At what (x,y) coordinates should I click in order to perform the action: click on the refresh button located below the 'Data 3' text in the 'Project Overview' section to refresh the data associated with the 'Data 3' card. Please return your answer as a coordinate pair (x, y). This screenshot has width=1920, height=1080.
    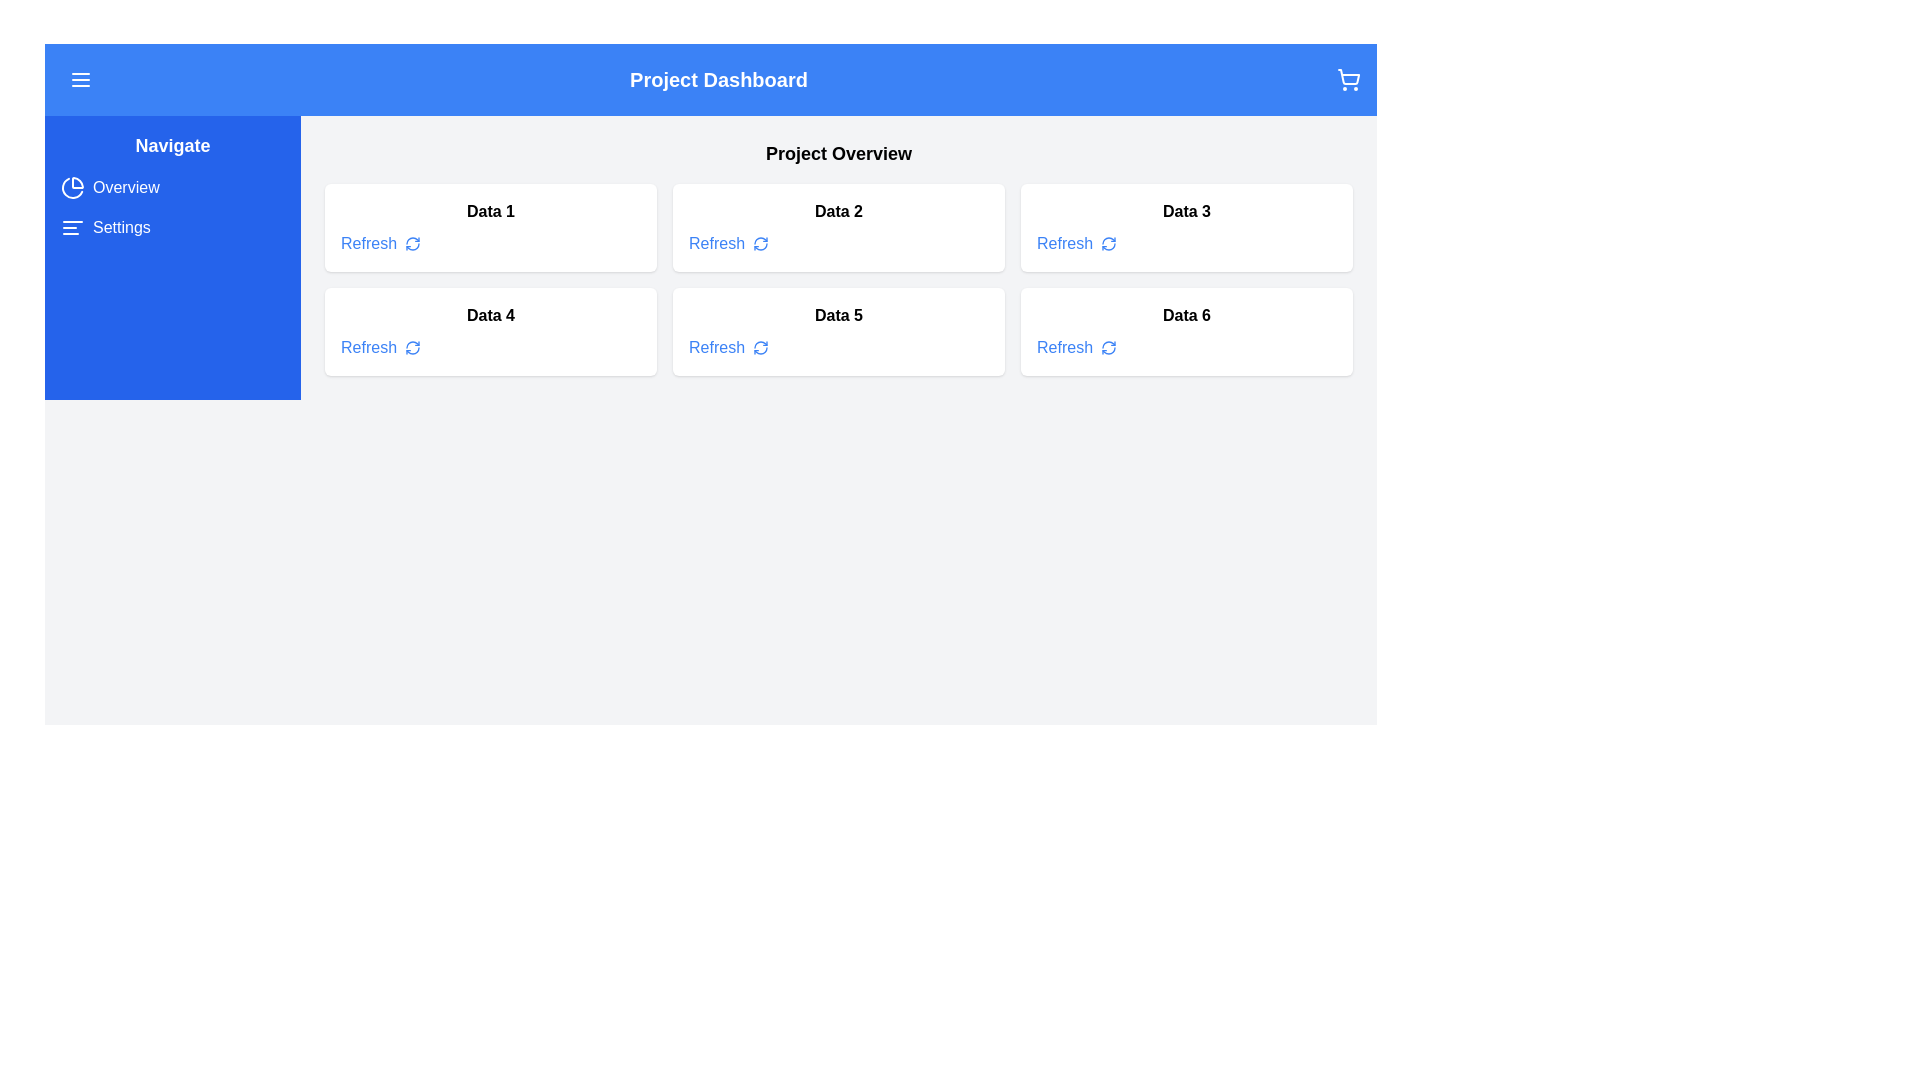
    Looking at the image, I should click on (1075, 242).